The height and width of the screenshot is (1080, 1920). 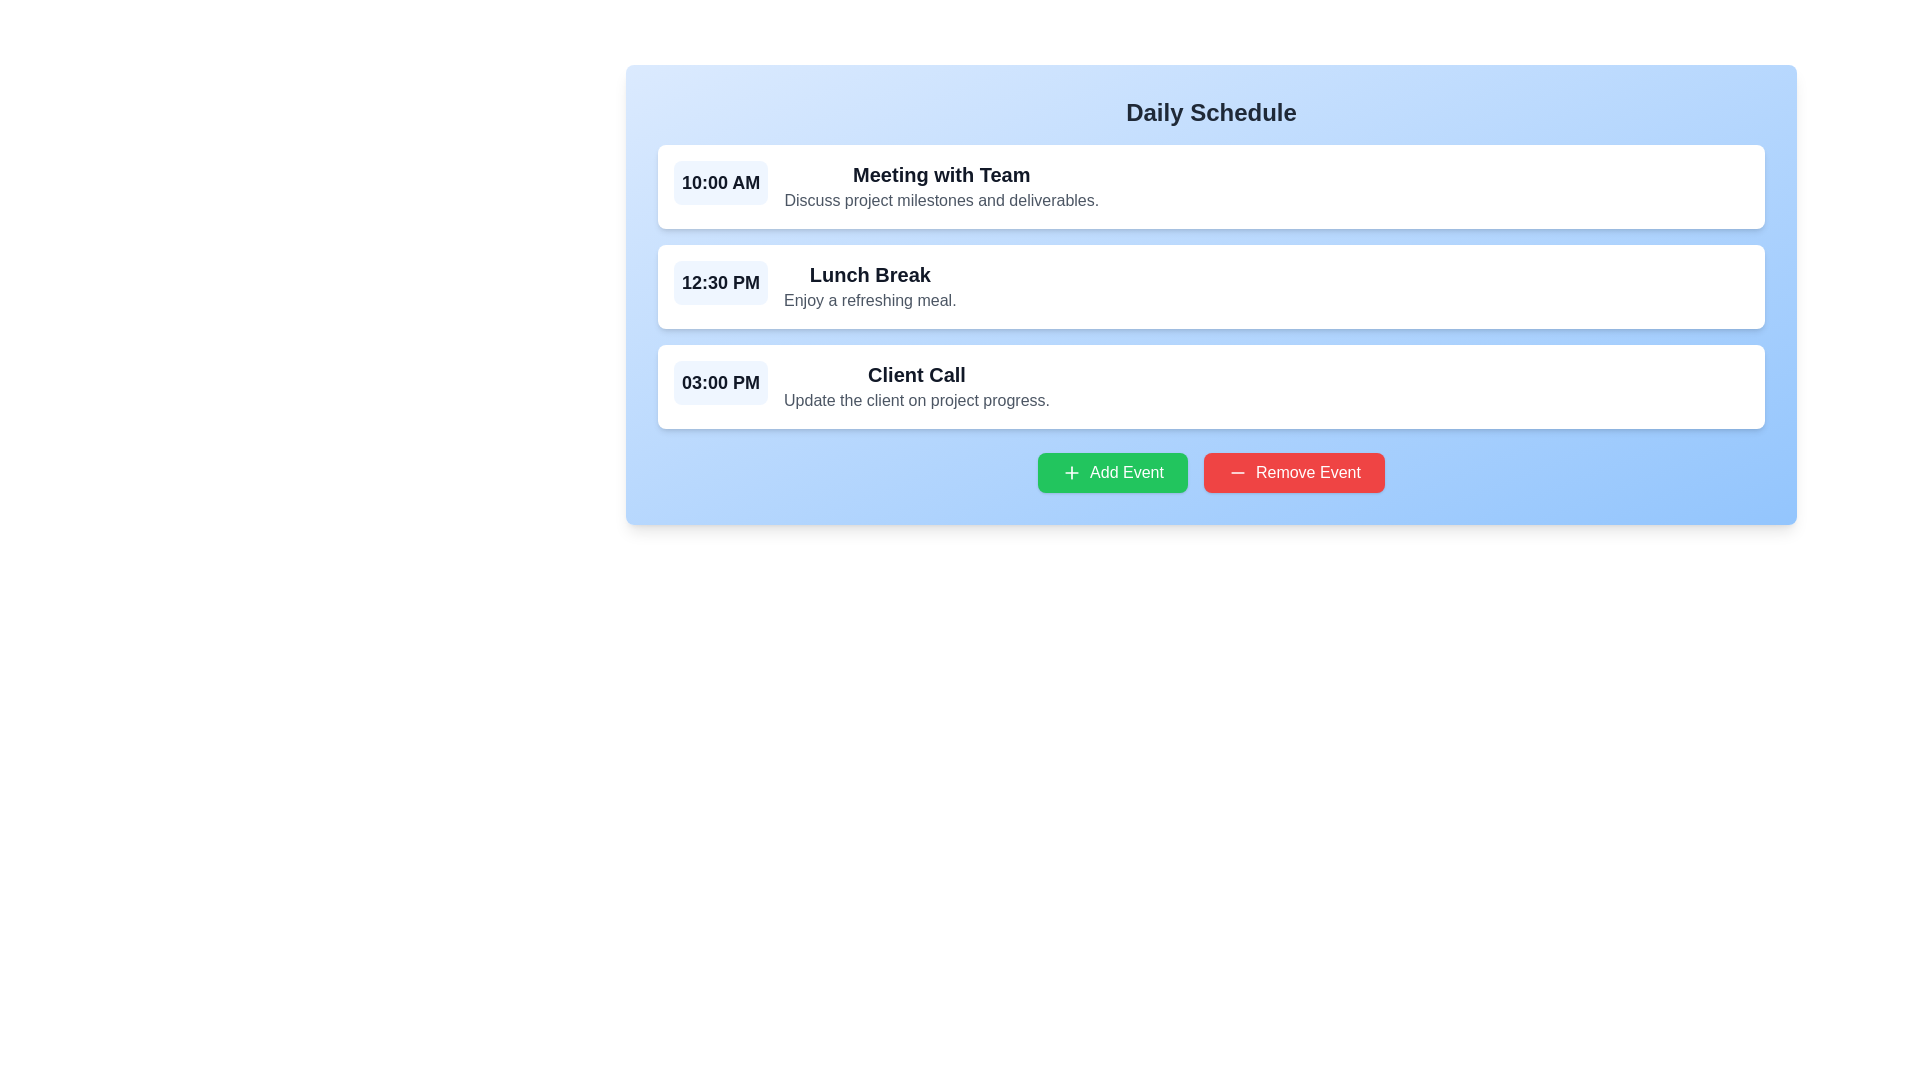 What do you see at coordinates (1237, 473) in the screenshot?
I see `the minus sign icon inside the red 'Remove Event' button located at the bottom right of the interface` at bounding box center [1237, 473].